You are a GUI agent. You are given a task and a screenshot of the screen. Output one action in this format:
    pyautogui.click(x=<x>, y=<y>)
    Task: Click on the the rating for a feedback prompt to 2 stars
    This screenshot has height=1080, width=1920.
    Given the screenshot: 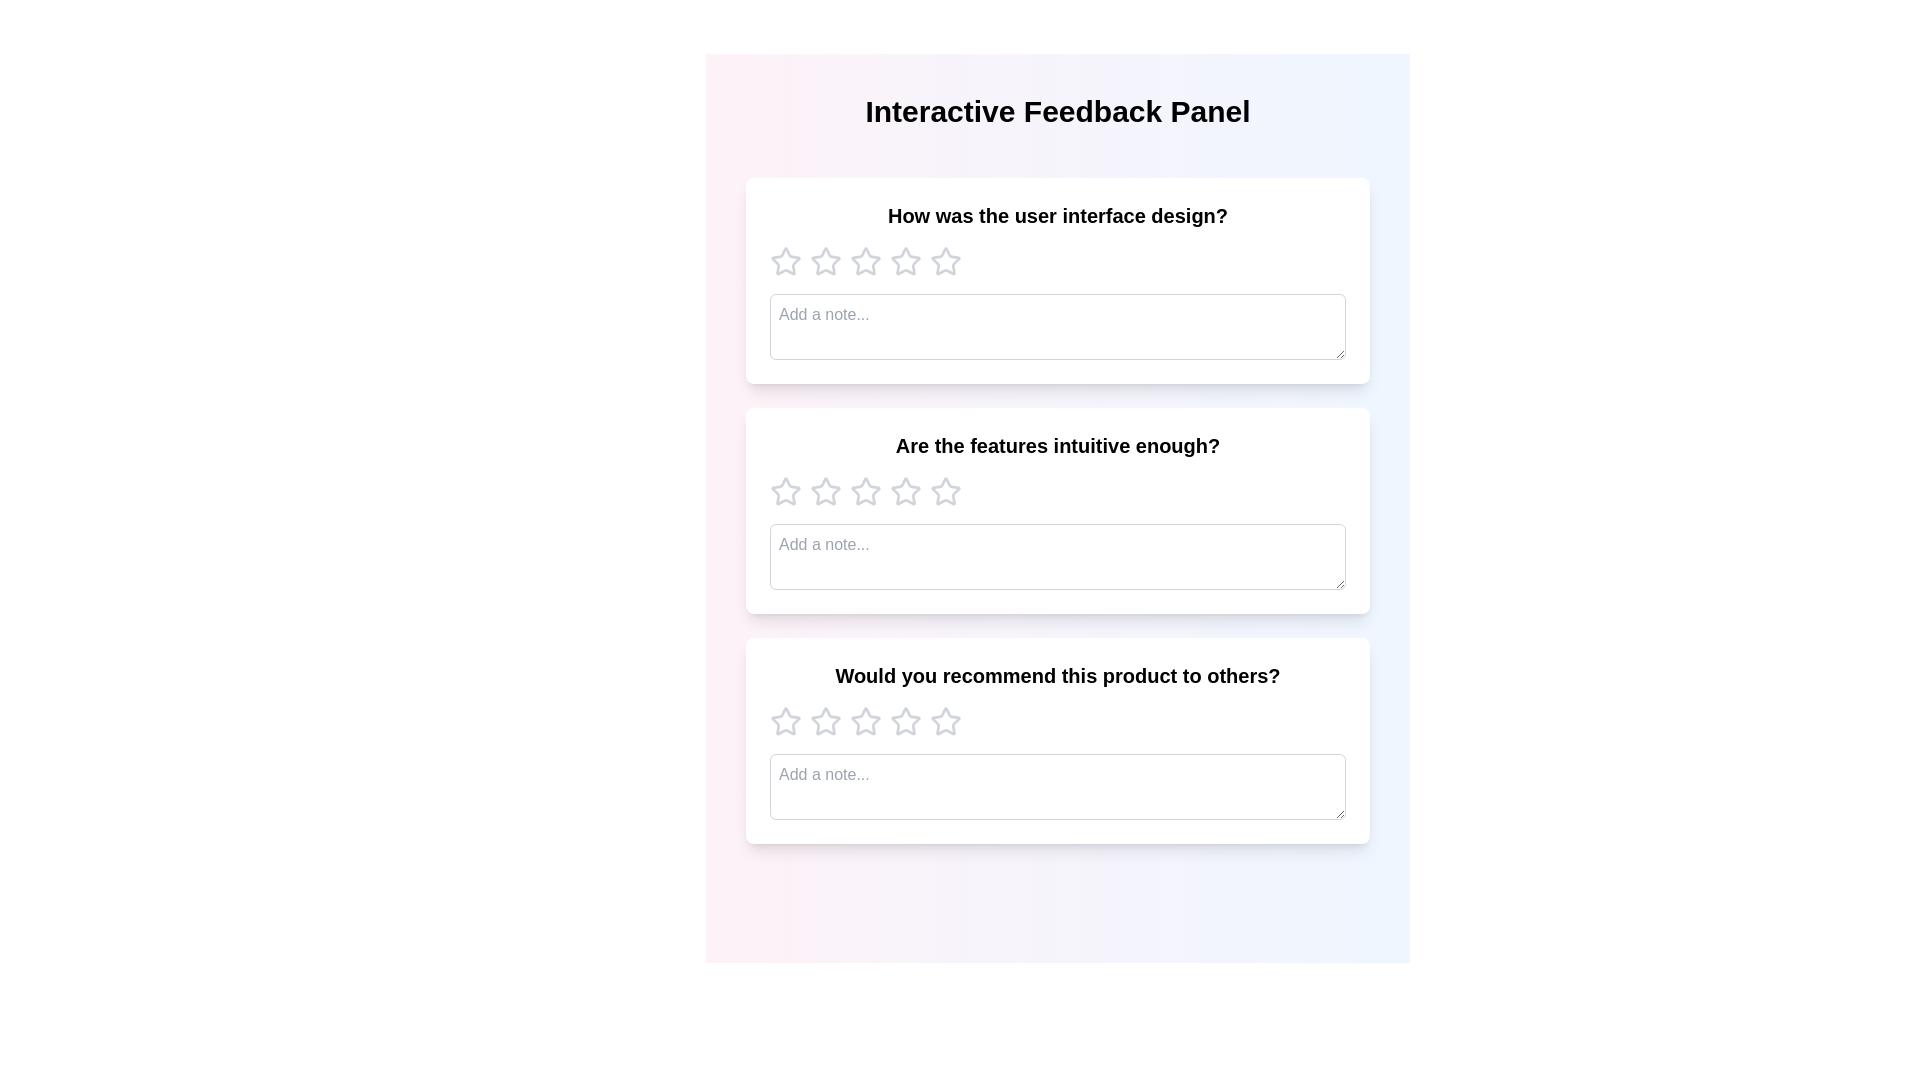 What is the action you would take?
    pyautogui.click(x=825, y=261)
    